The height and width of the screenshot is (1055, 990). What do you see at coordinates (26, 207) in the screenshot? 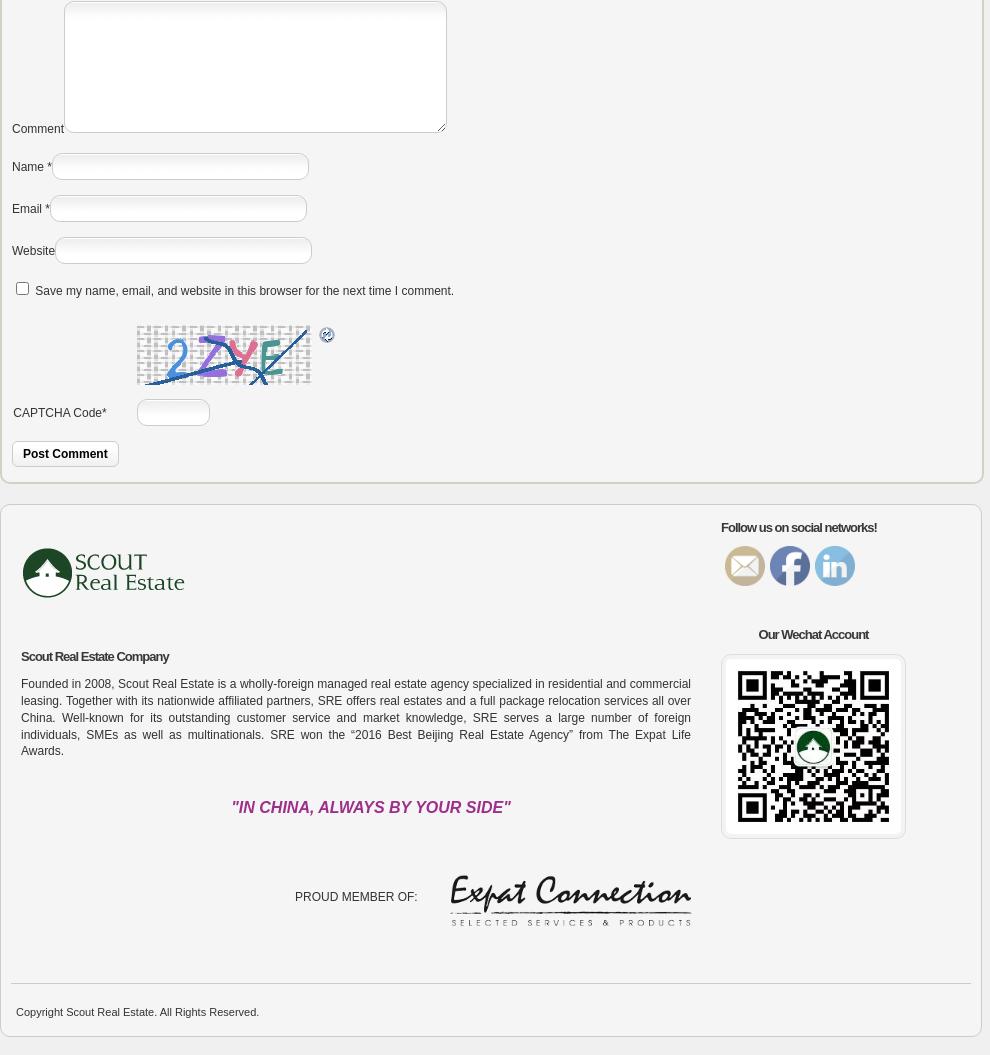
I see `'Email'` at bounding box center [26, 207].